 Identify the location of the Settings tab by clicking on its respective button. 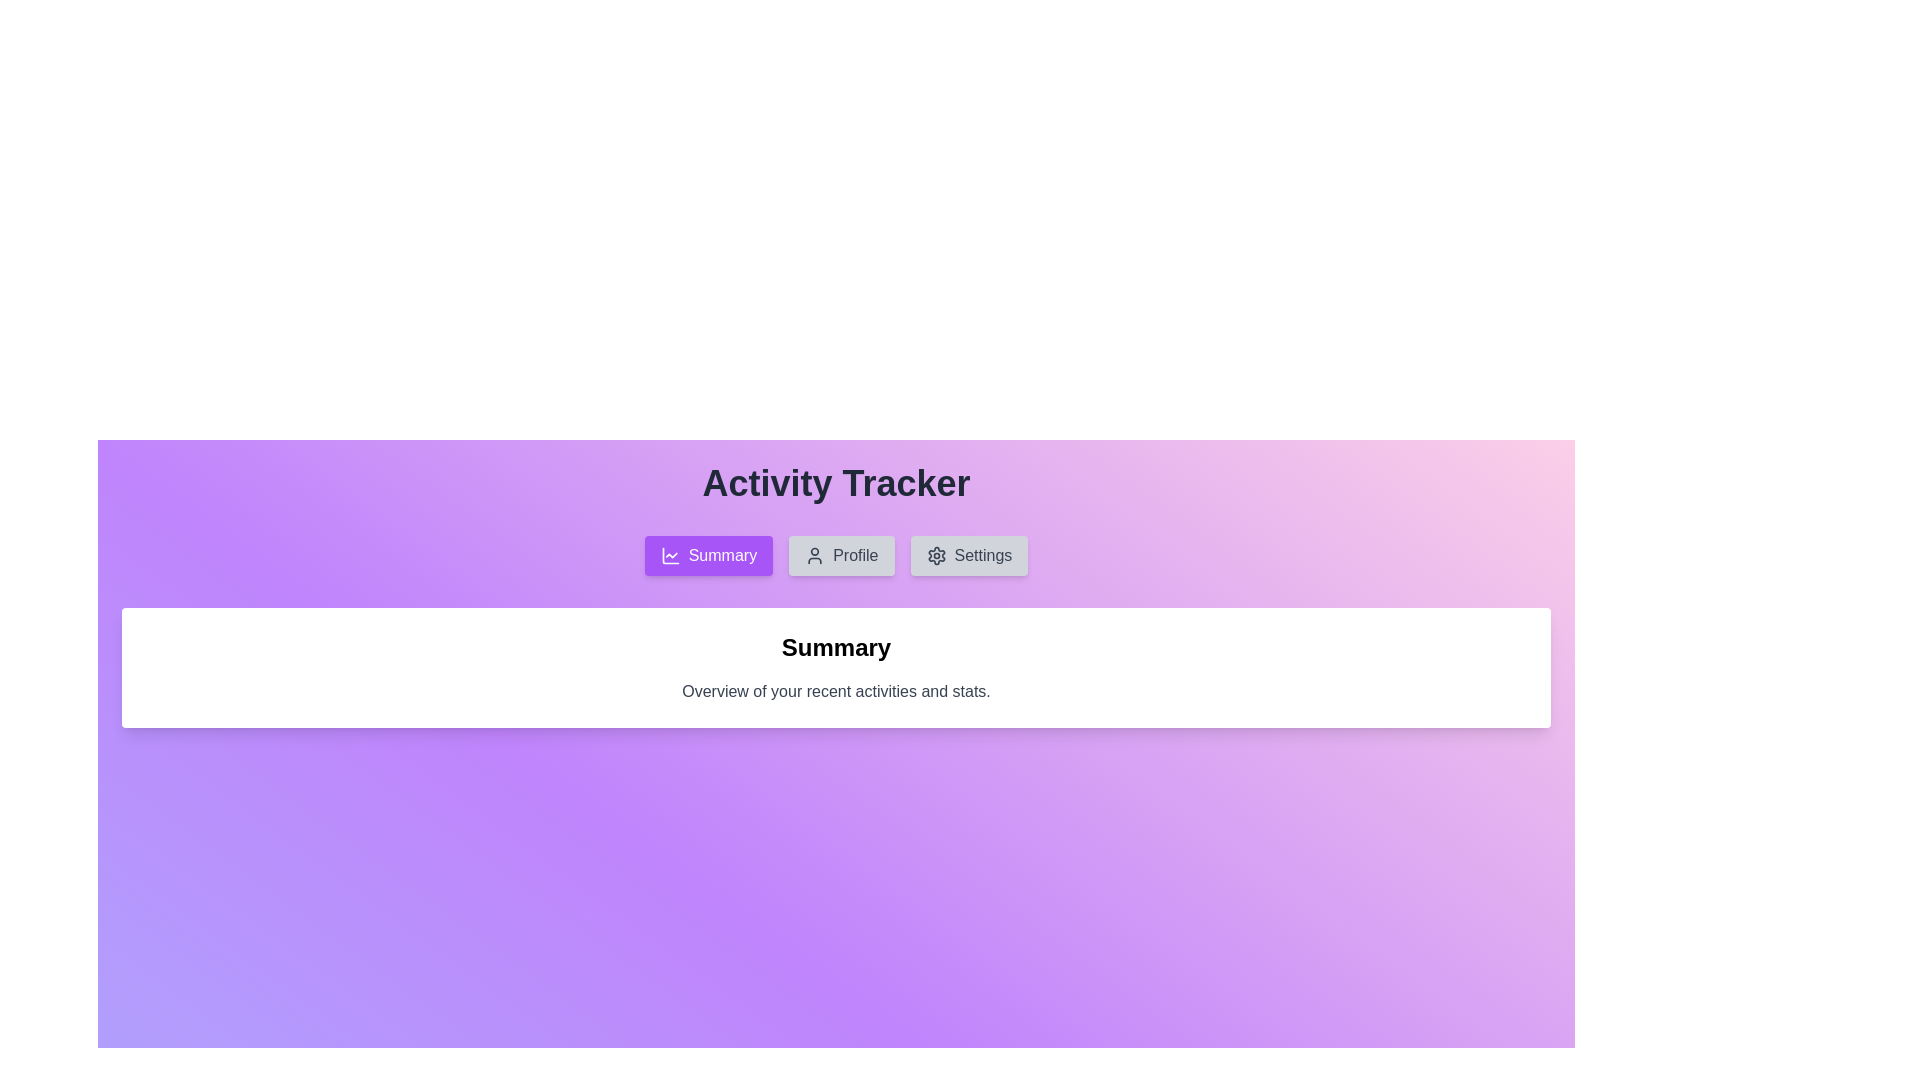
(969, 555).